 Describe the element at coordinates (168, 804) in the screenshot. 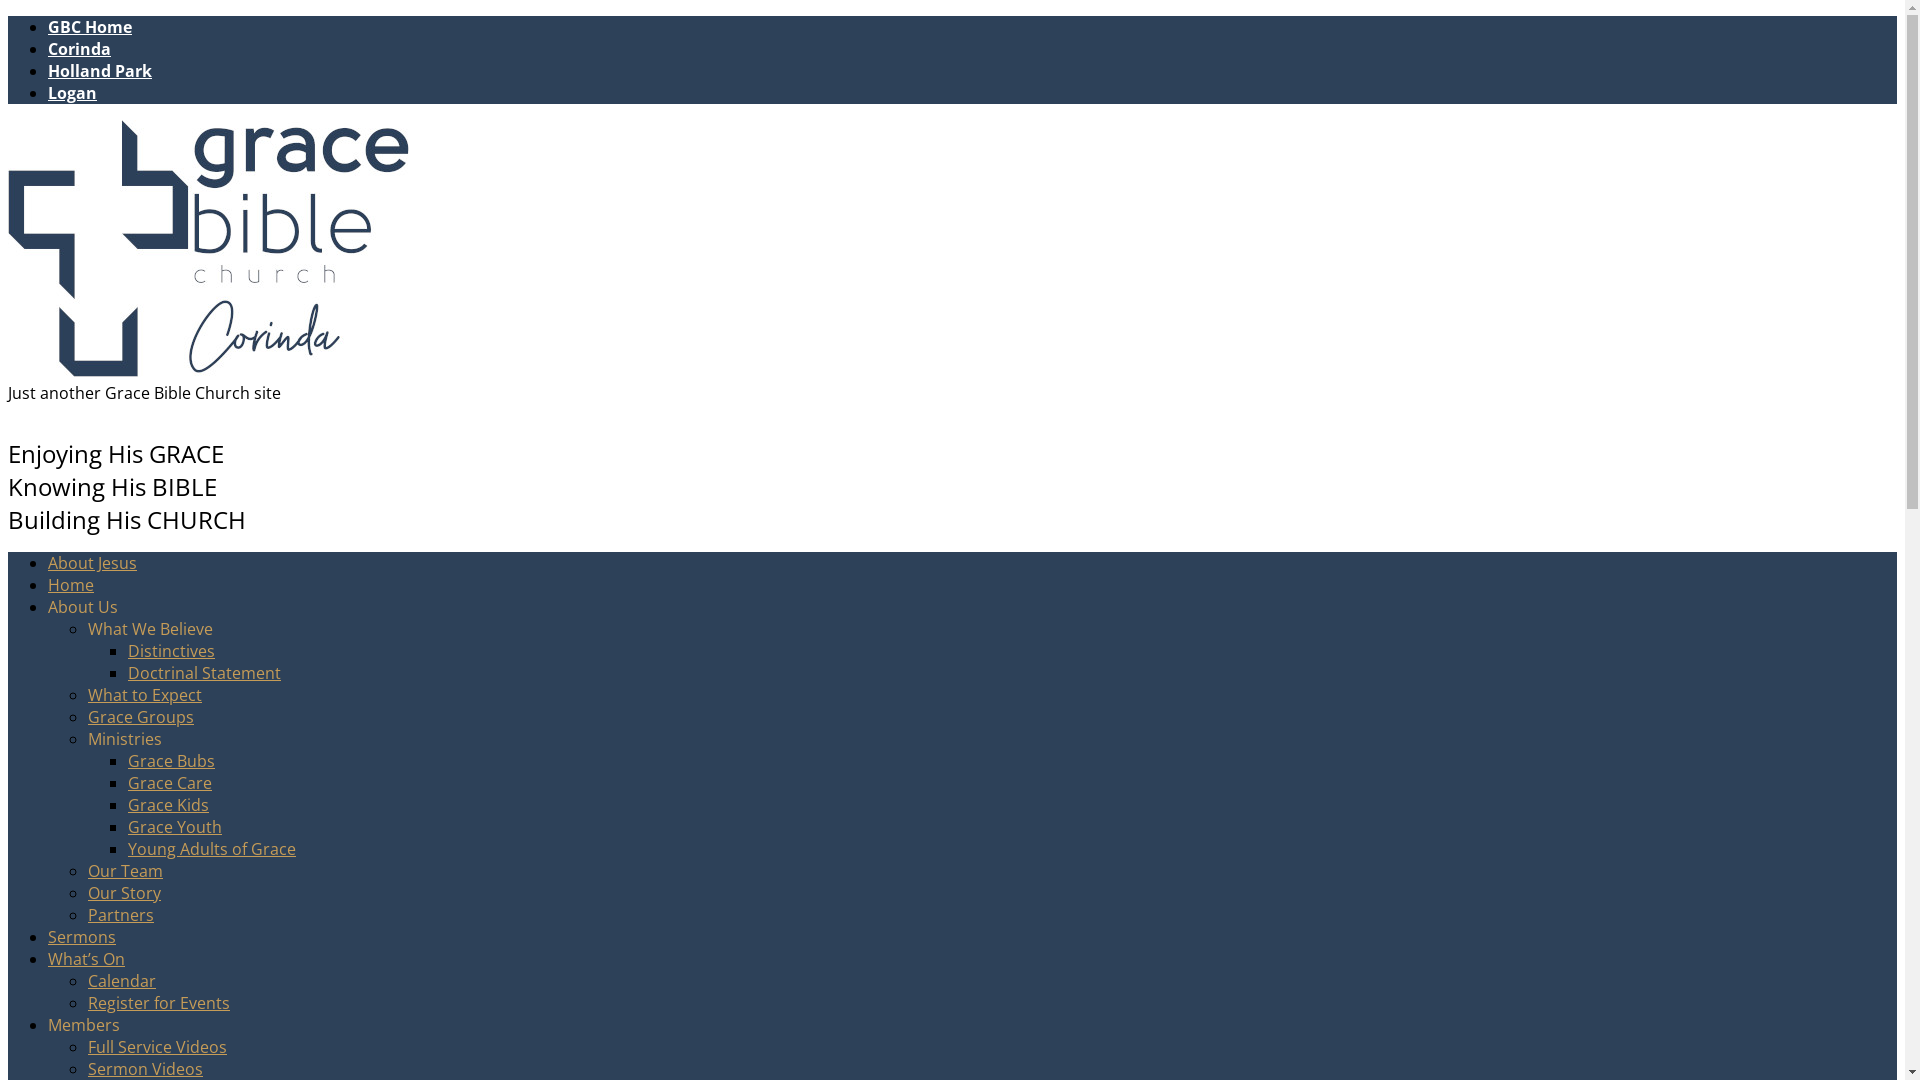

I see `'Grace Kids'` at that location.